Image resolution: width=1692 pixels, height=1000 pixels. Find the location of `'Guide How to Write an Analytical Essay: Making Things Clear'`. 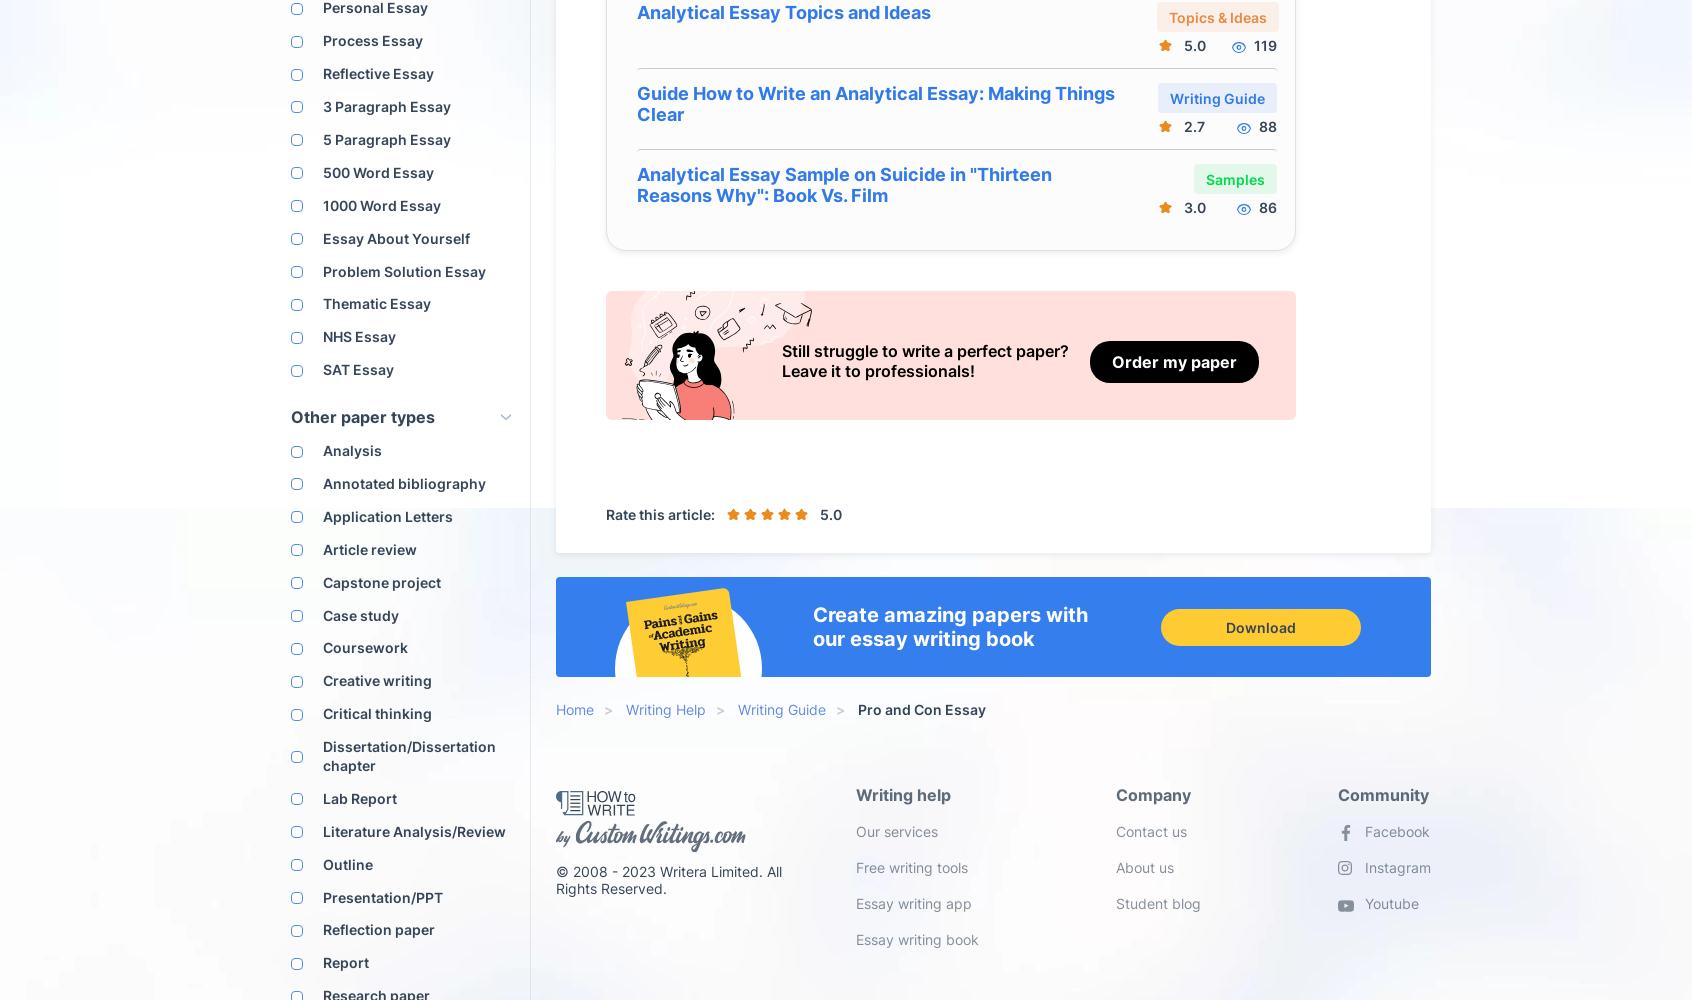

'Guide How to Write an Analytical Essay: Making Things Clear' is located at coordinates (874, 103).